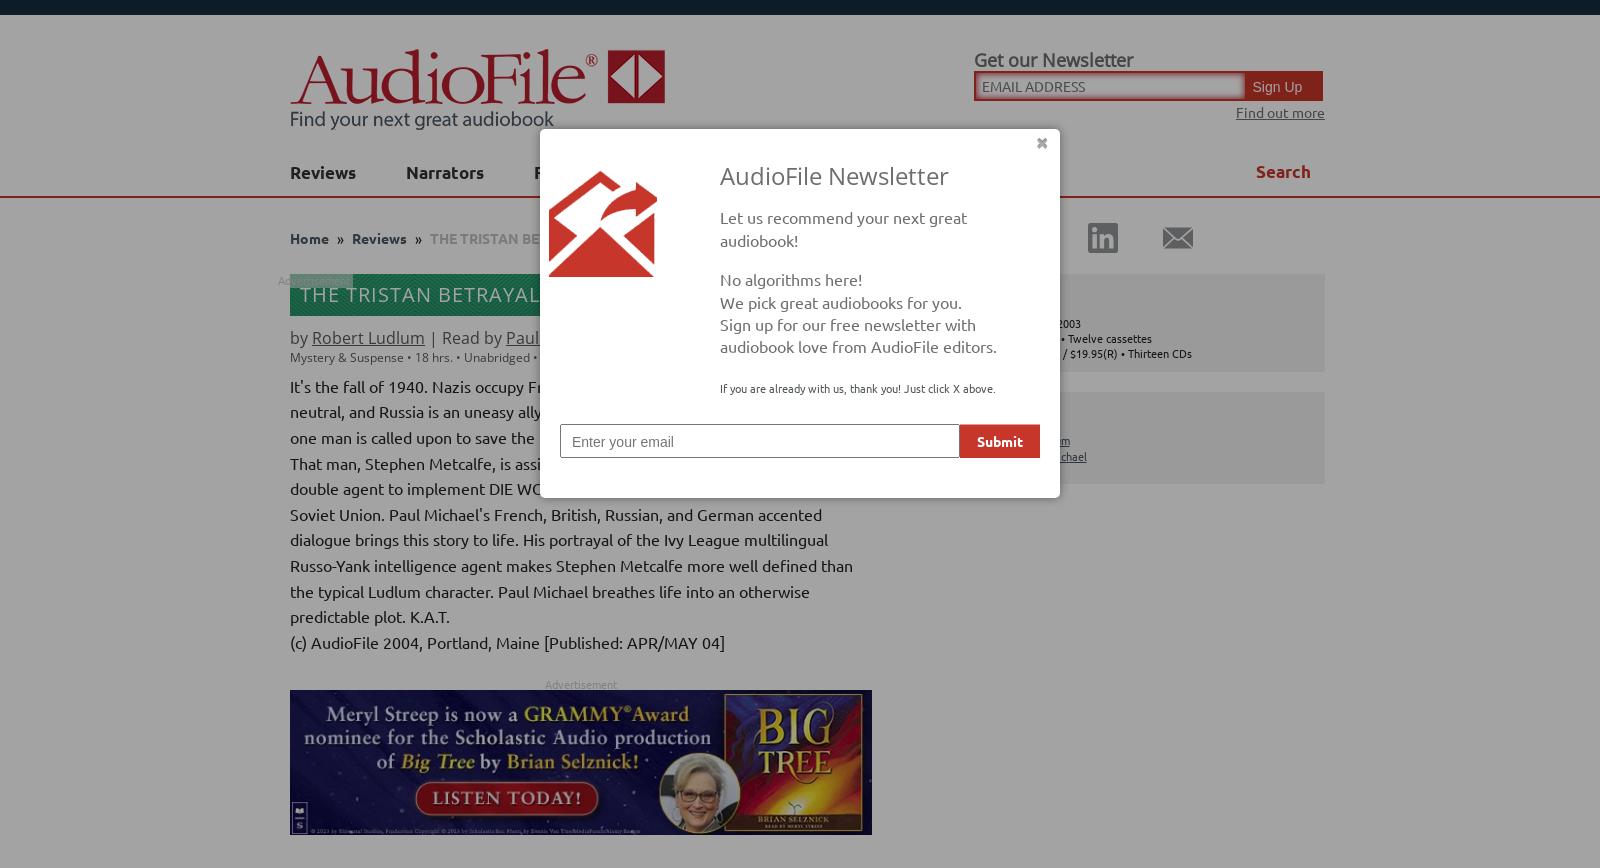 This screenshot has height=868, width=1600. I want to click on 'Search', so click(1282, 171).